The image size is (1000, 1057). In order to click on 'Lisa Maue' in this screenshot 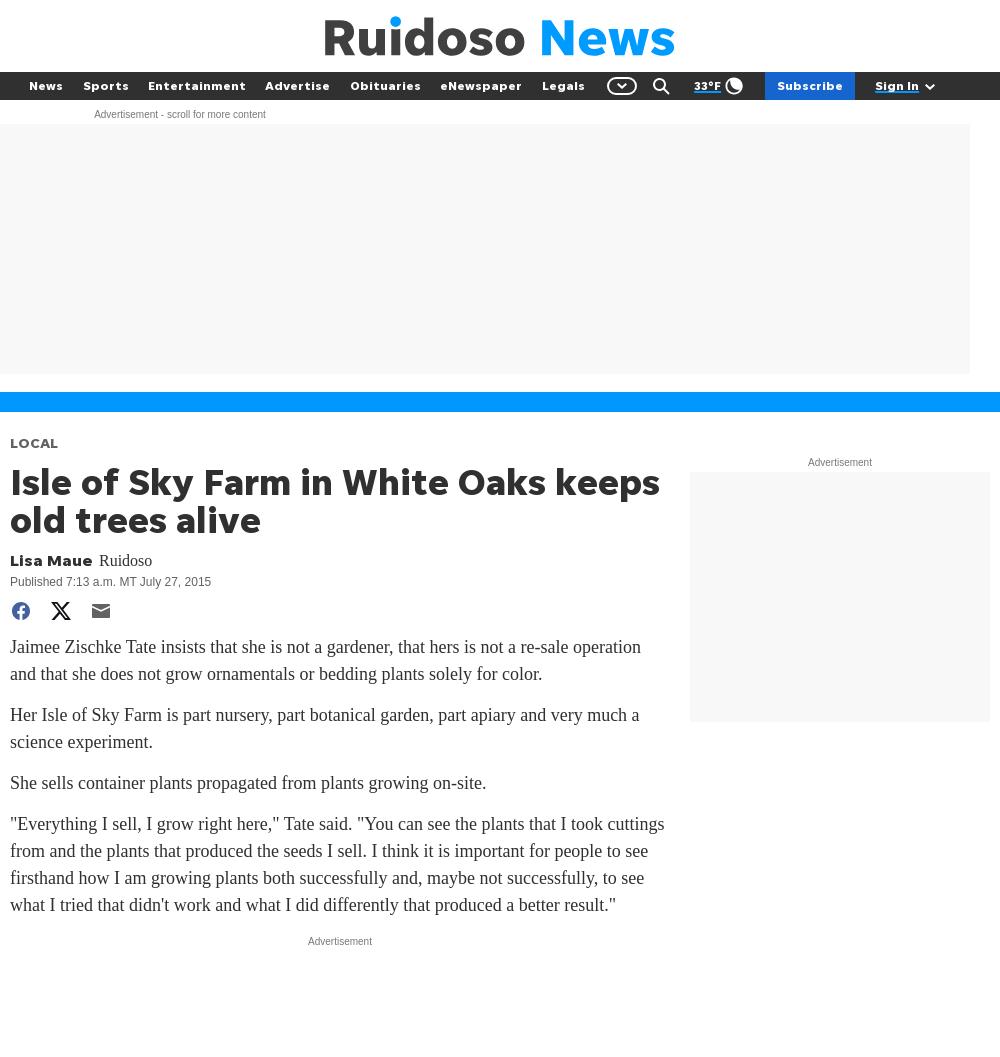, I will do `click(51, 558)`.